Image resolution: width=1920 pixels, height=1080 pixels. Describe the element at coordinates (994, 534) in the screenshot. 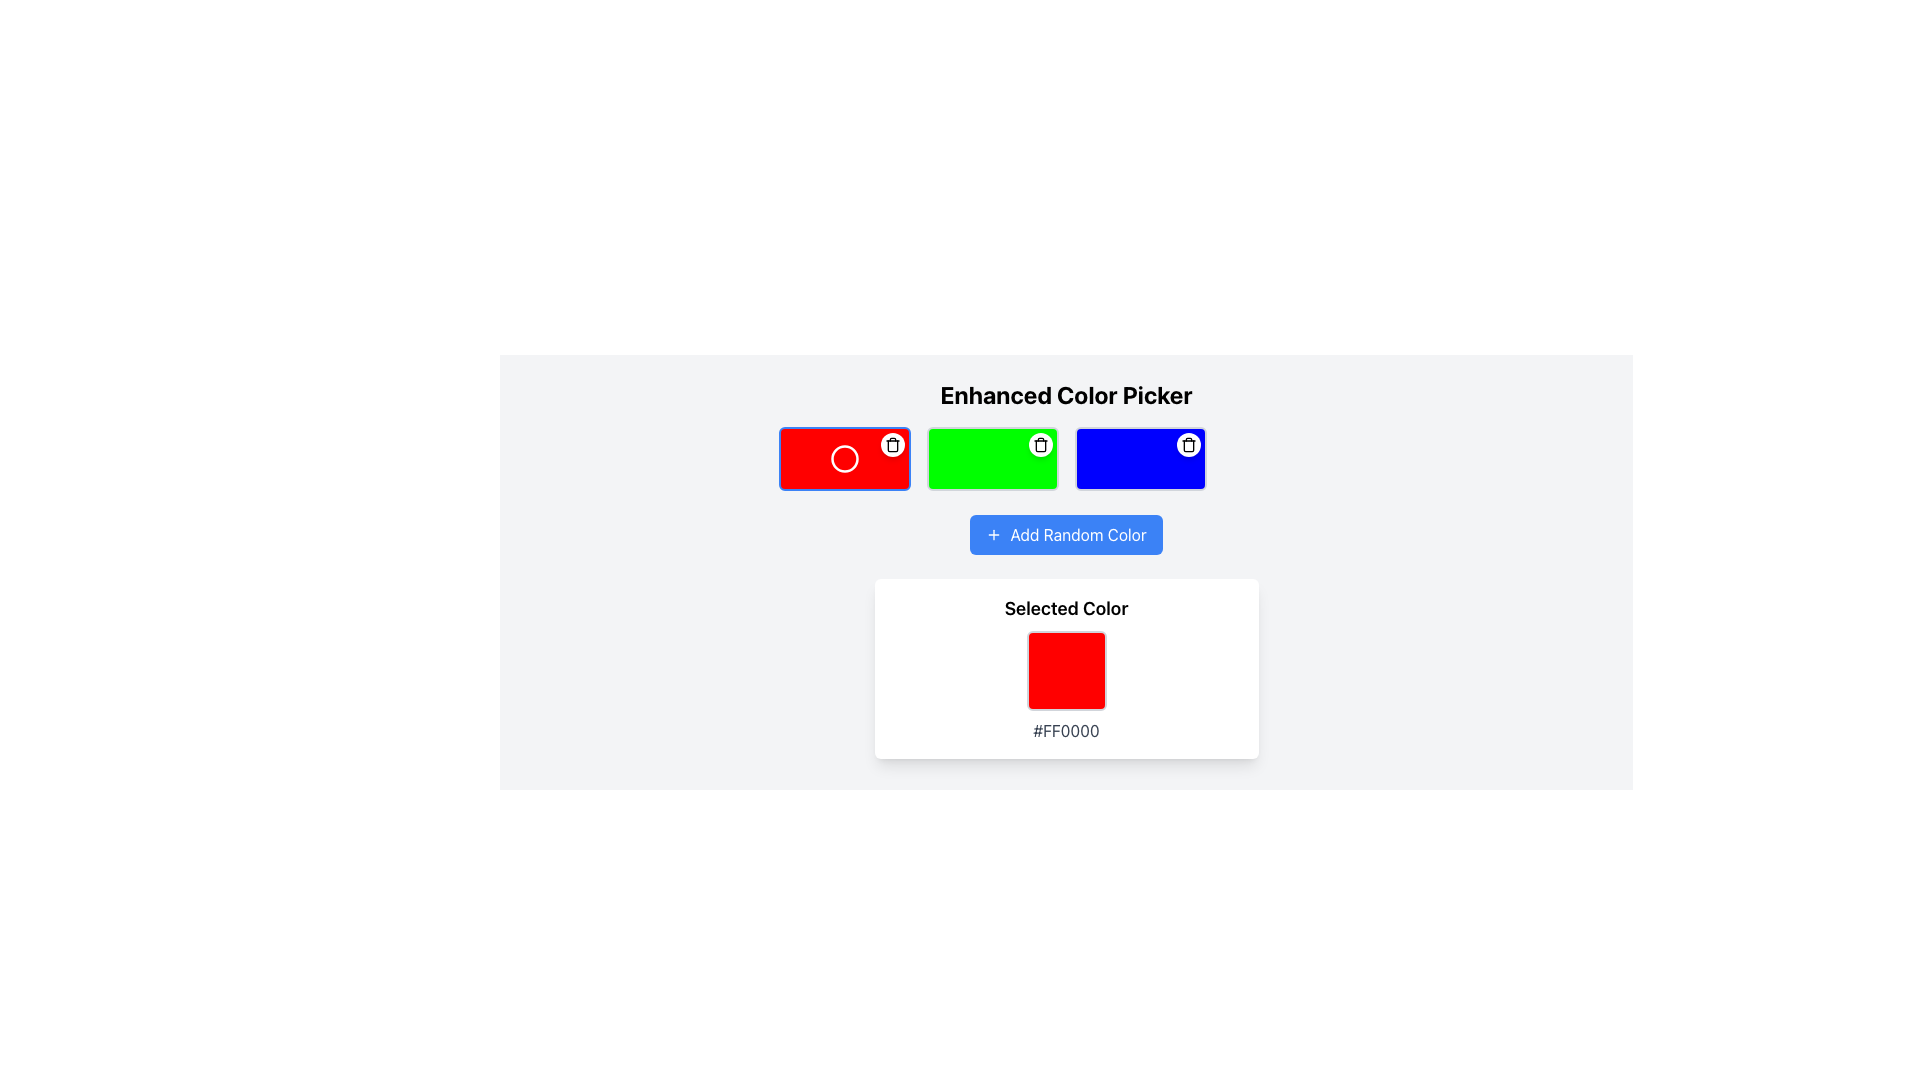

I see `the 'Add Random Color' button which contains the decorative SVG icon on its left side` at that location.